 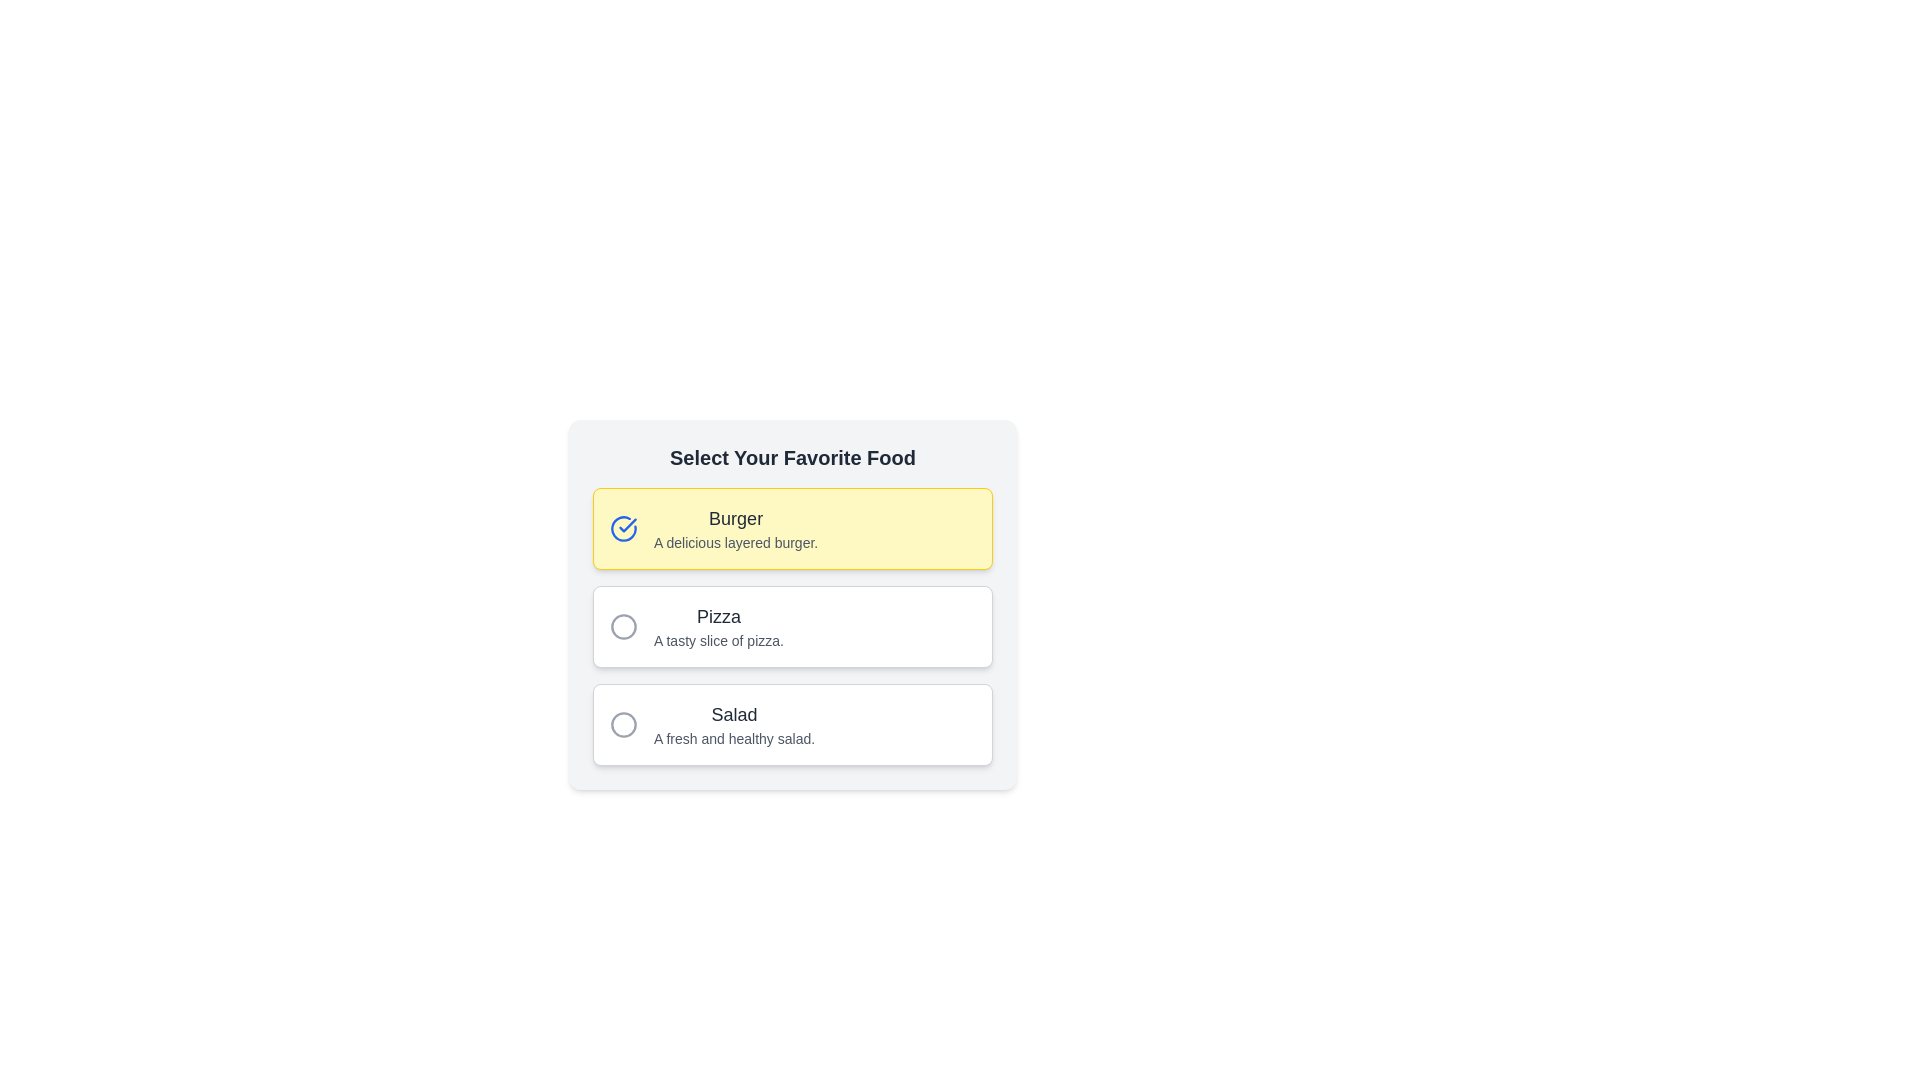 I want to click on the unselected radio button indicator for the 'Pizza' option located in the second option row, so click(x=623, y=626).